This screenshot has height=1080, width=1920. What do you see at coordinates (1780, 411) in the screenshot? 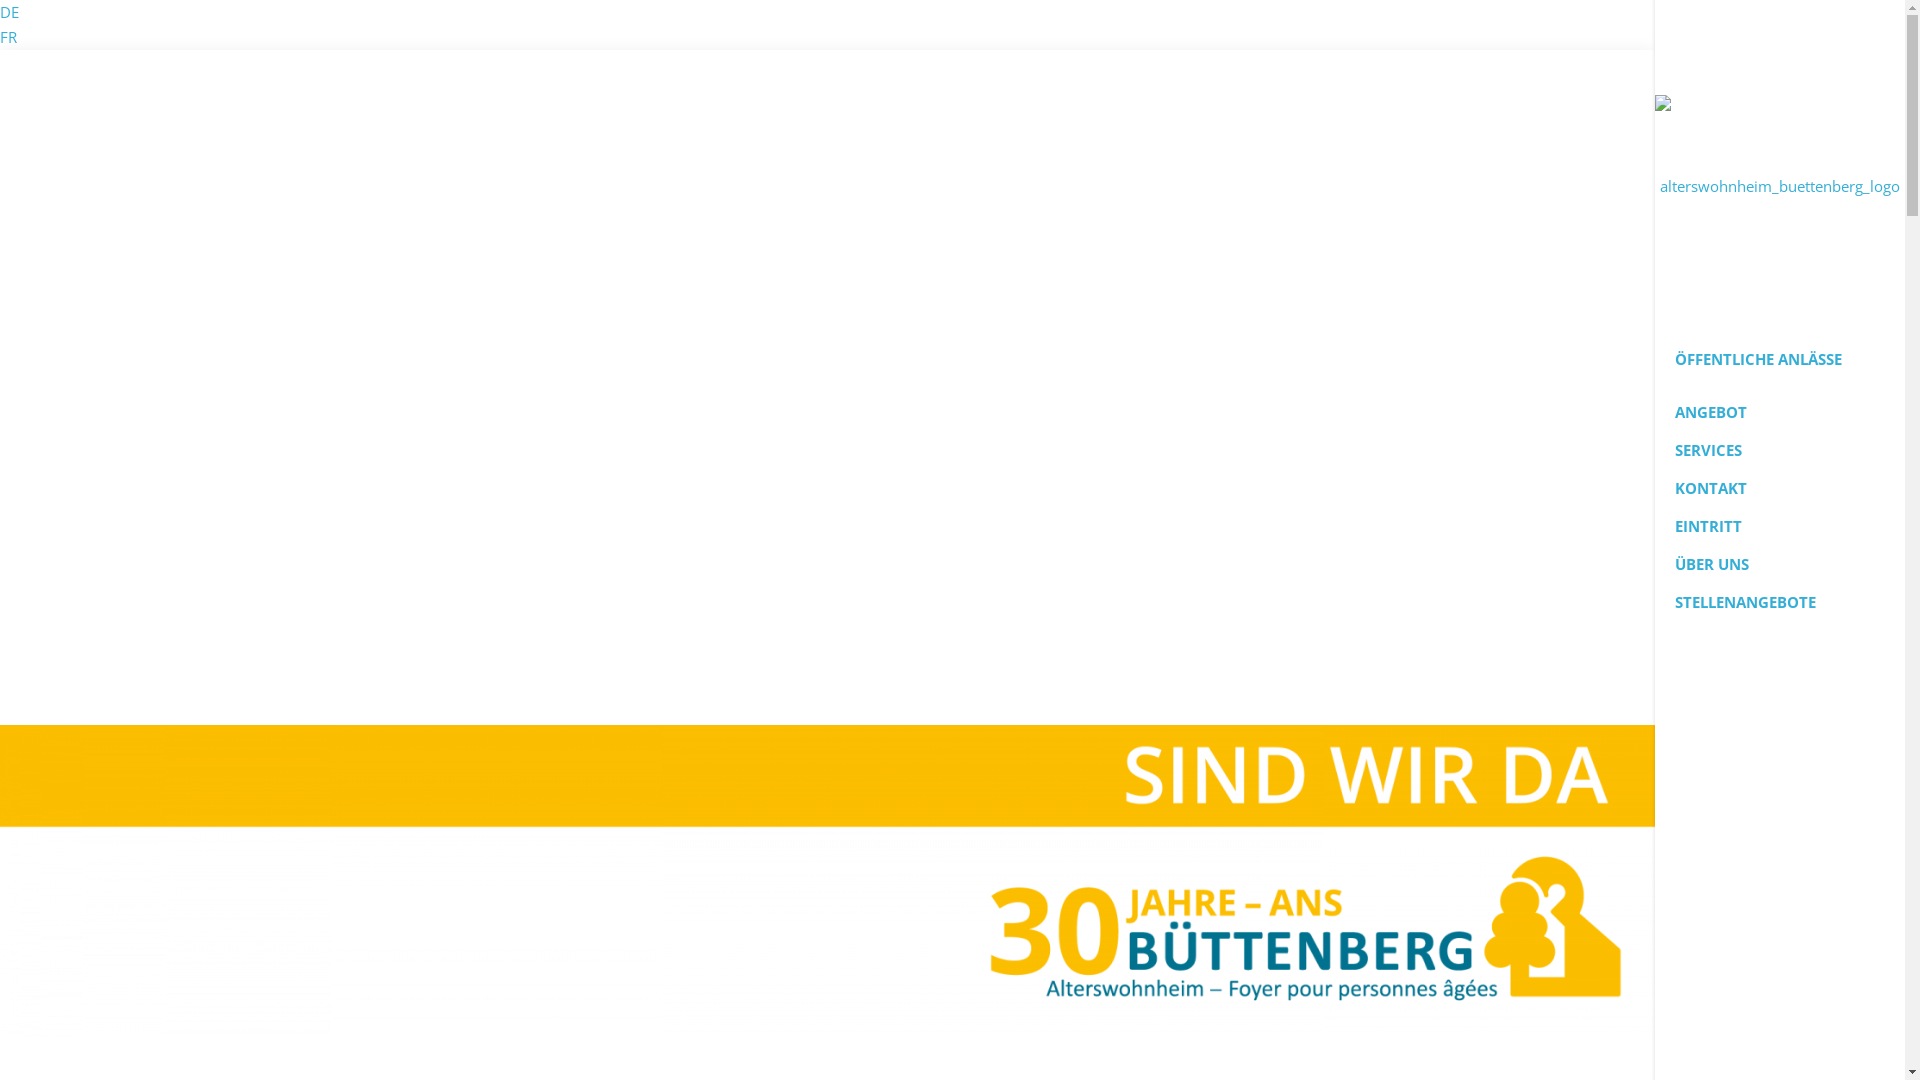
I see `'ANGEBOT'` at bounding box center [1780, 411].